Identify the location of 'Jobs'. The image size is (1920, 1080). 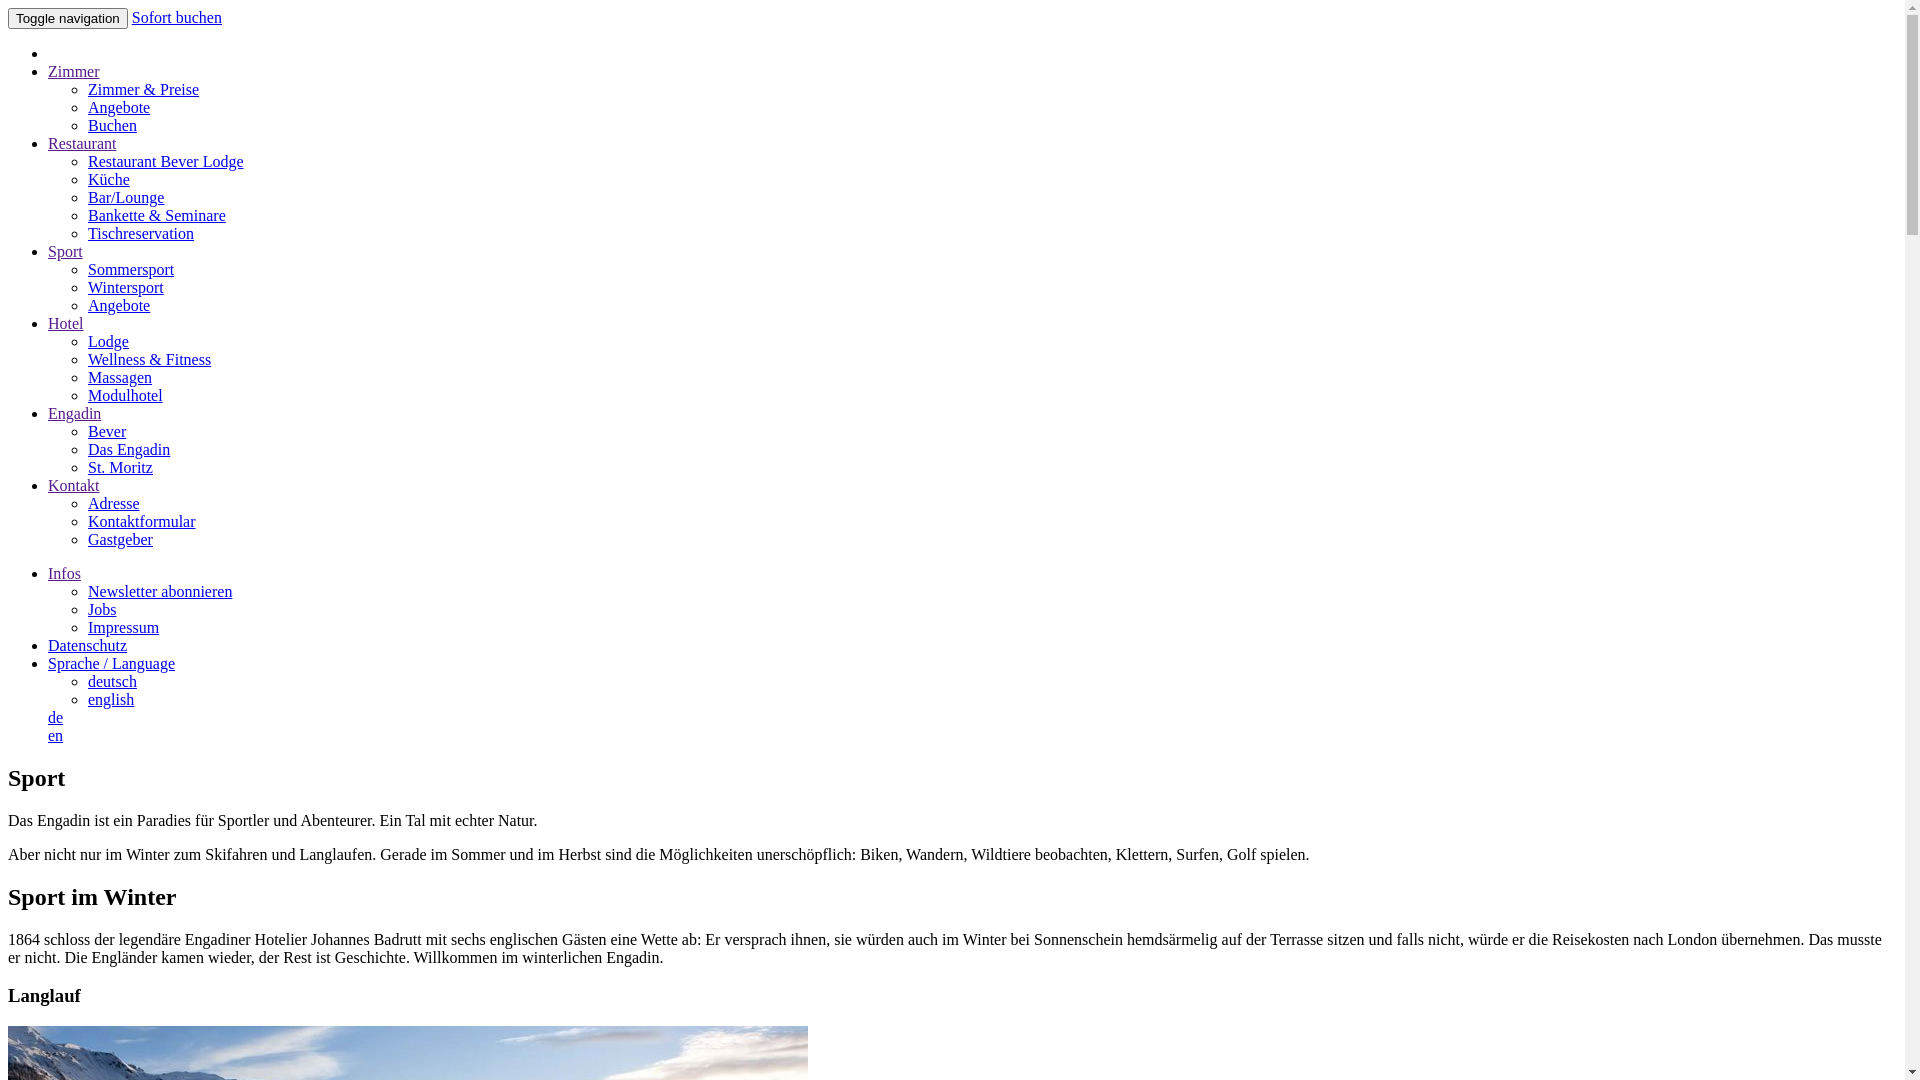
(100, 608).